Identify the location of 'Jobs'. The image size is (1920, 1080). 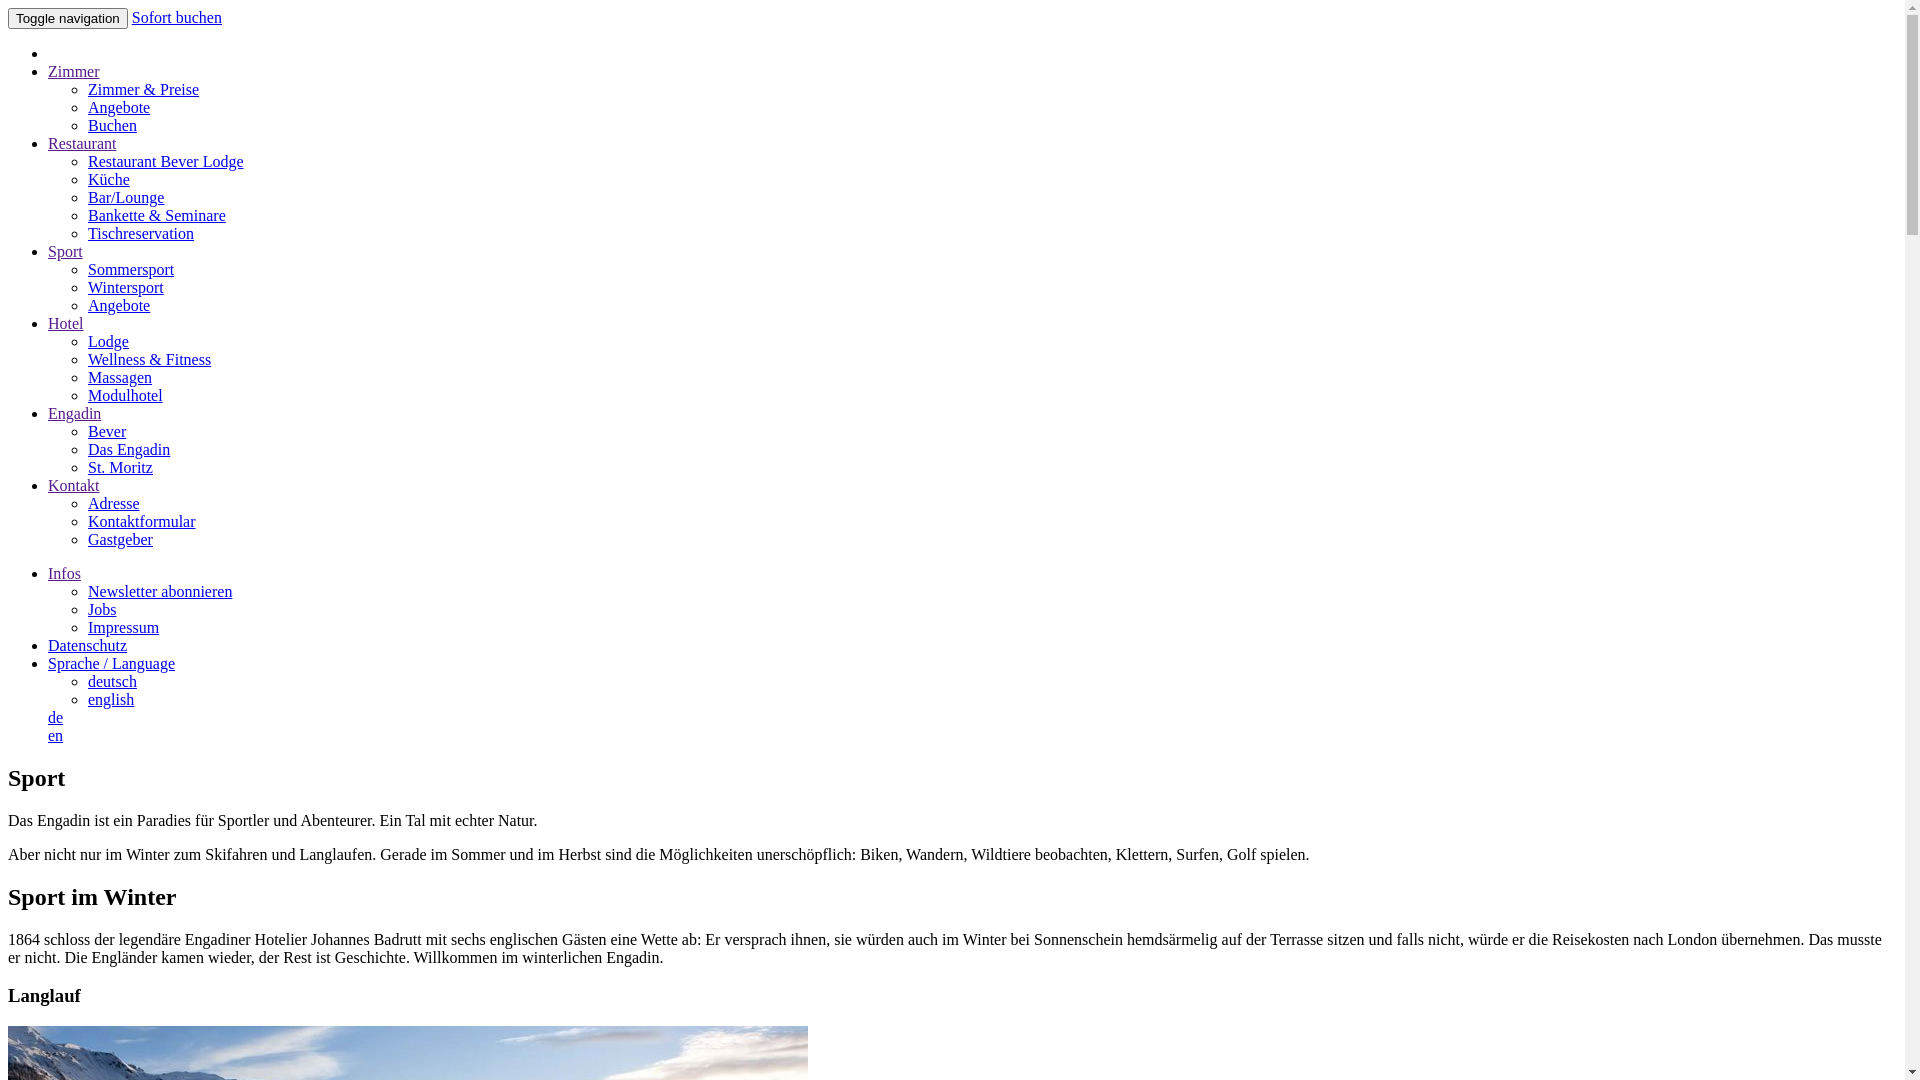
(100, 608).